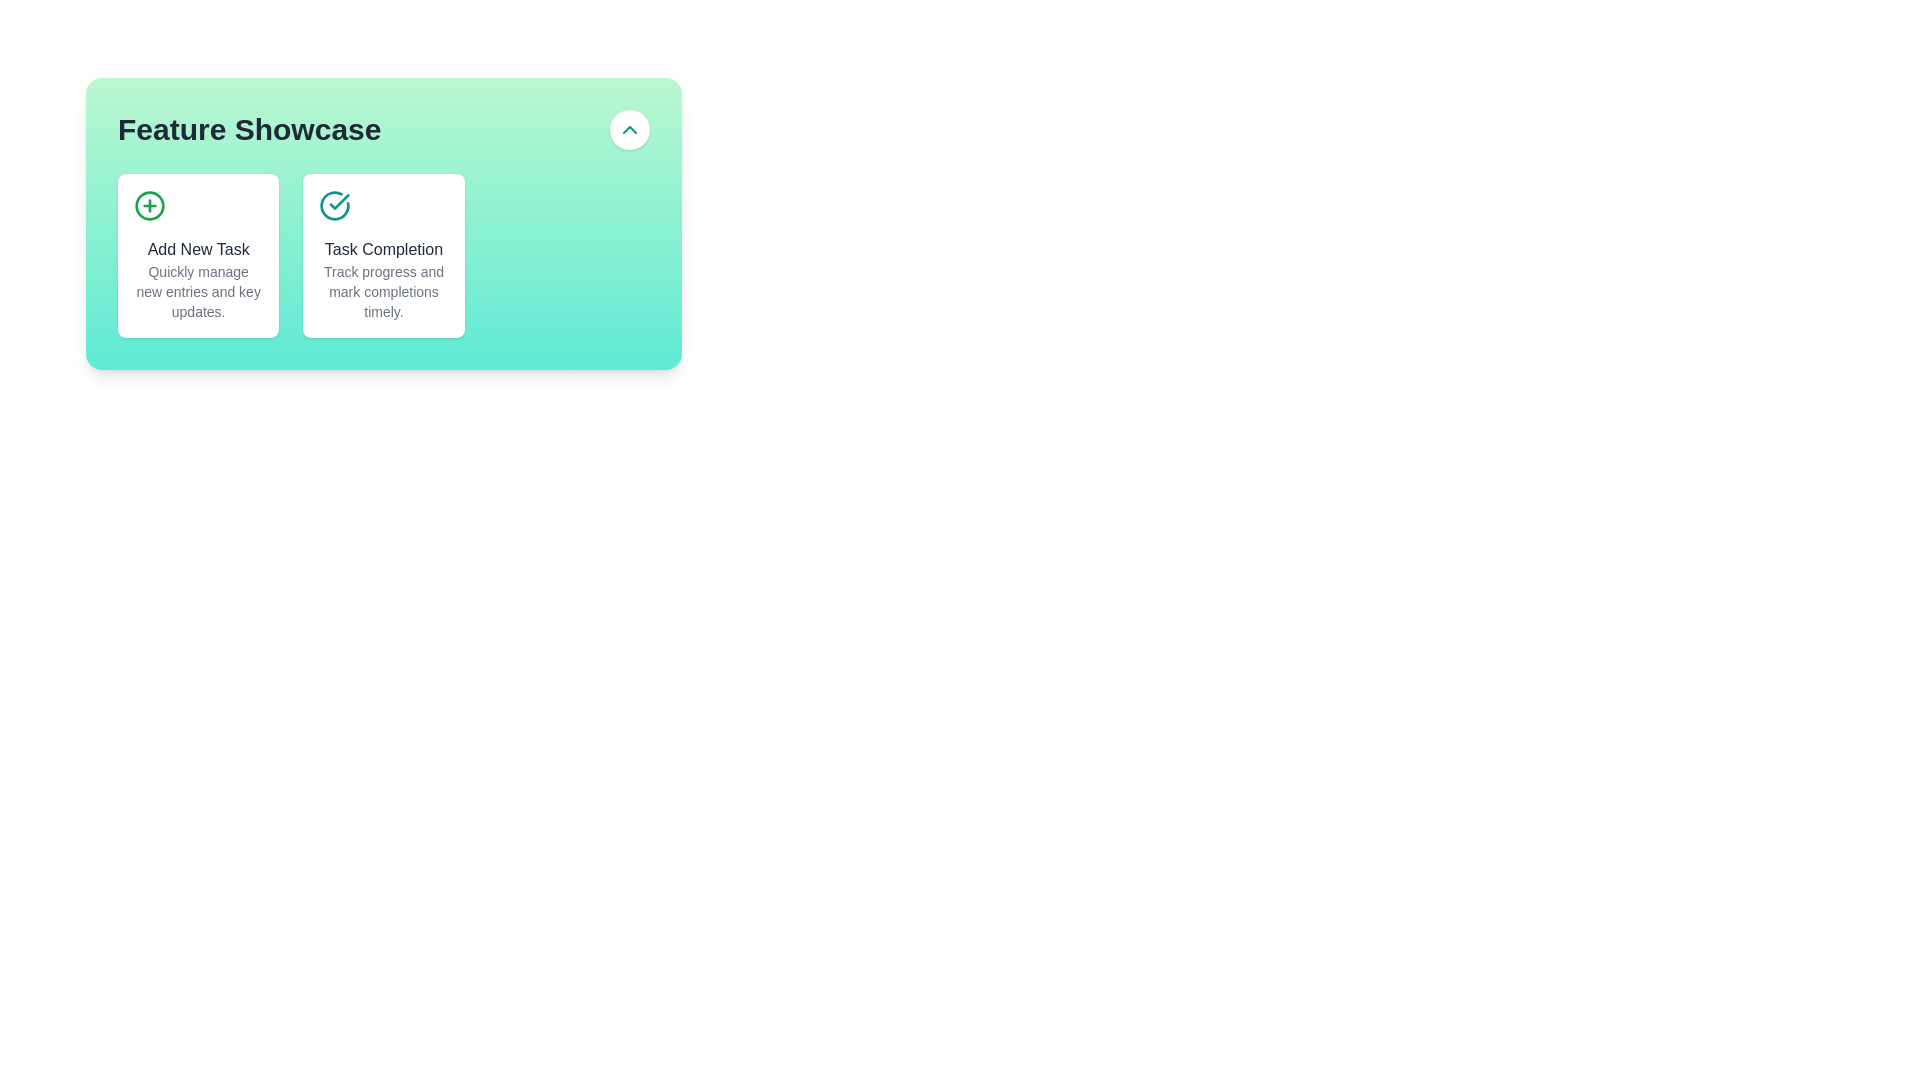 This screenshot has height=1080, width=1920. Describe the element at coordinates (335, 205) in the screenshot. I see `the circular teal checkmark icon located at the top-center of the 'Task Completion' card, which is to the right of the 'Add New Task' card in the 'Feature Showcase' section` at that location.